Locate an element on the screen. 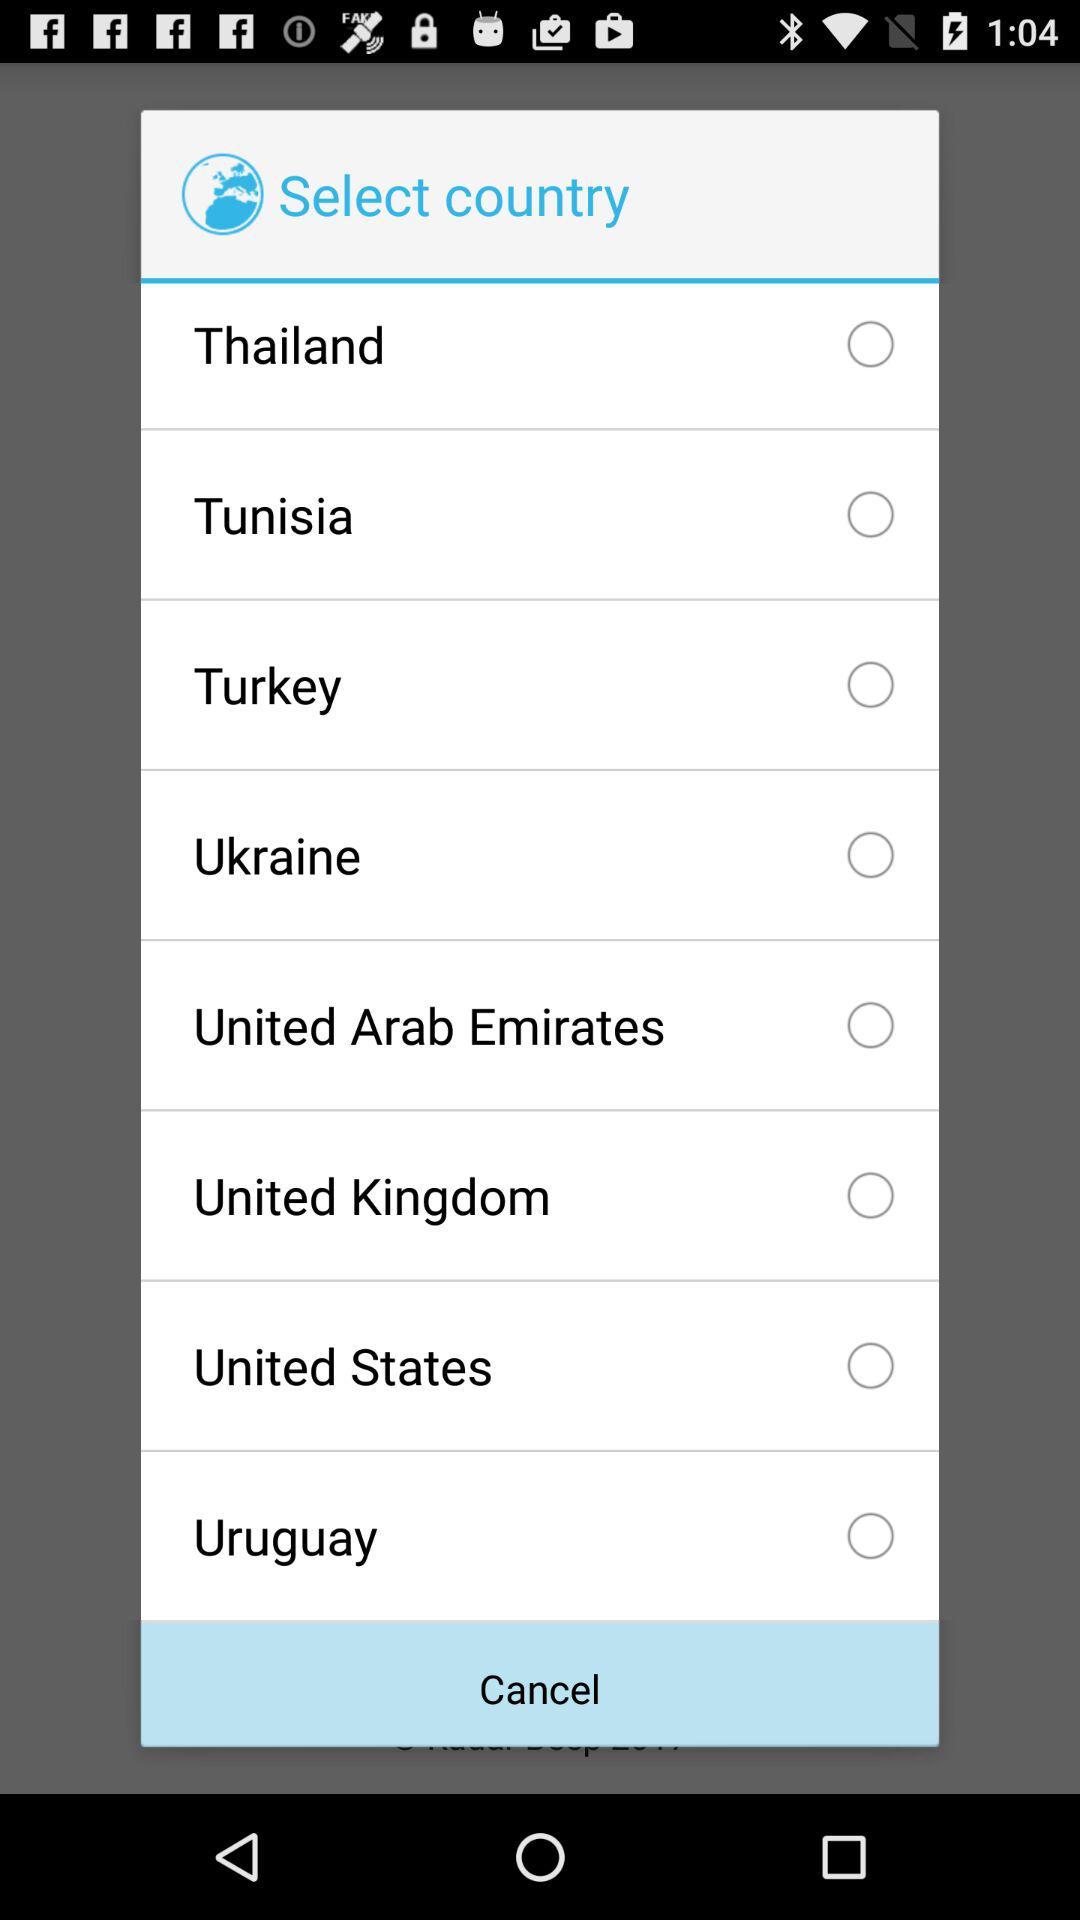 The image size is (1080, 1920). the tunisia item is located at coordinates (540, 514).